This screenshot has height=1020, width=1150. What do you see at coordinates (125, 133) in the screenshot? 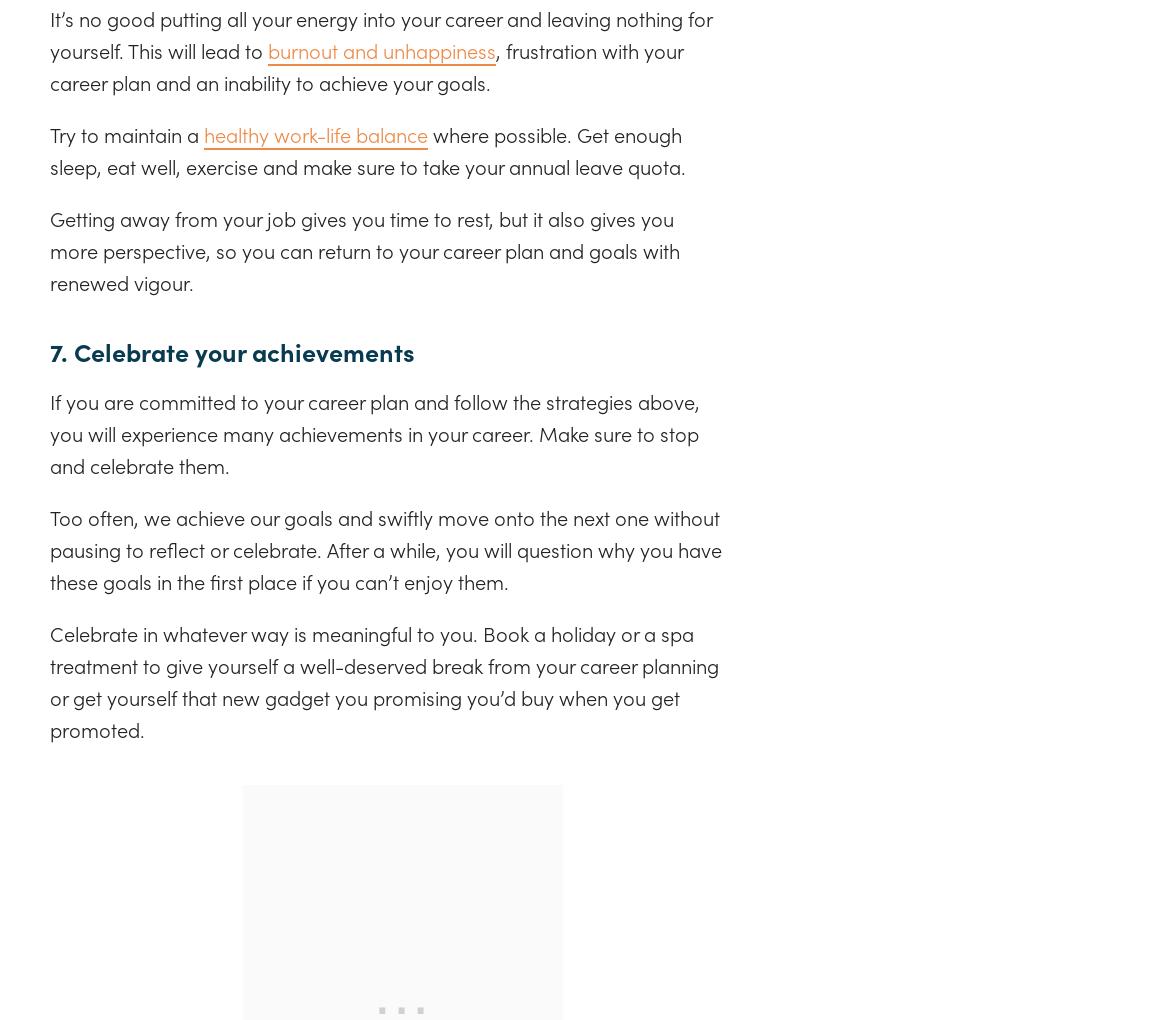
I see `'Try to maintain a'` at bounding box center [125, 133].